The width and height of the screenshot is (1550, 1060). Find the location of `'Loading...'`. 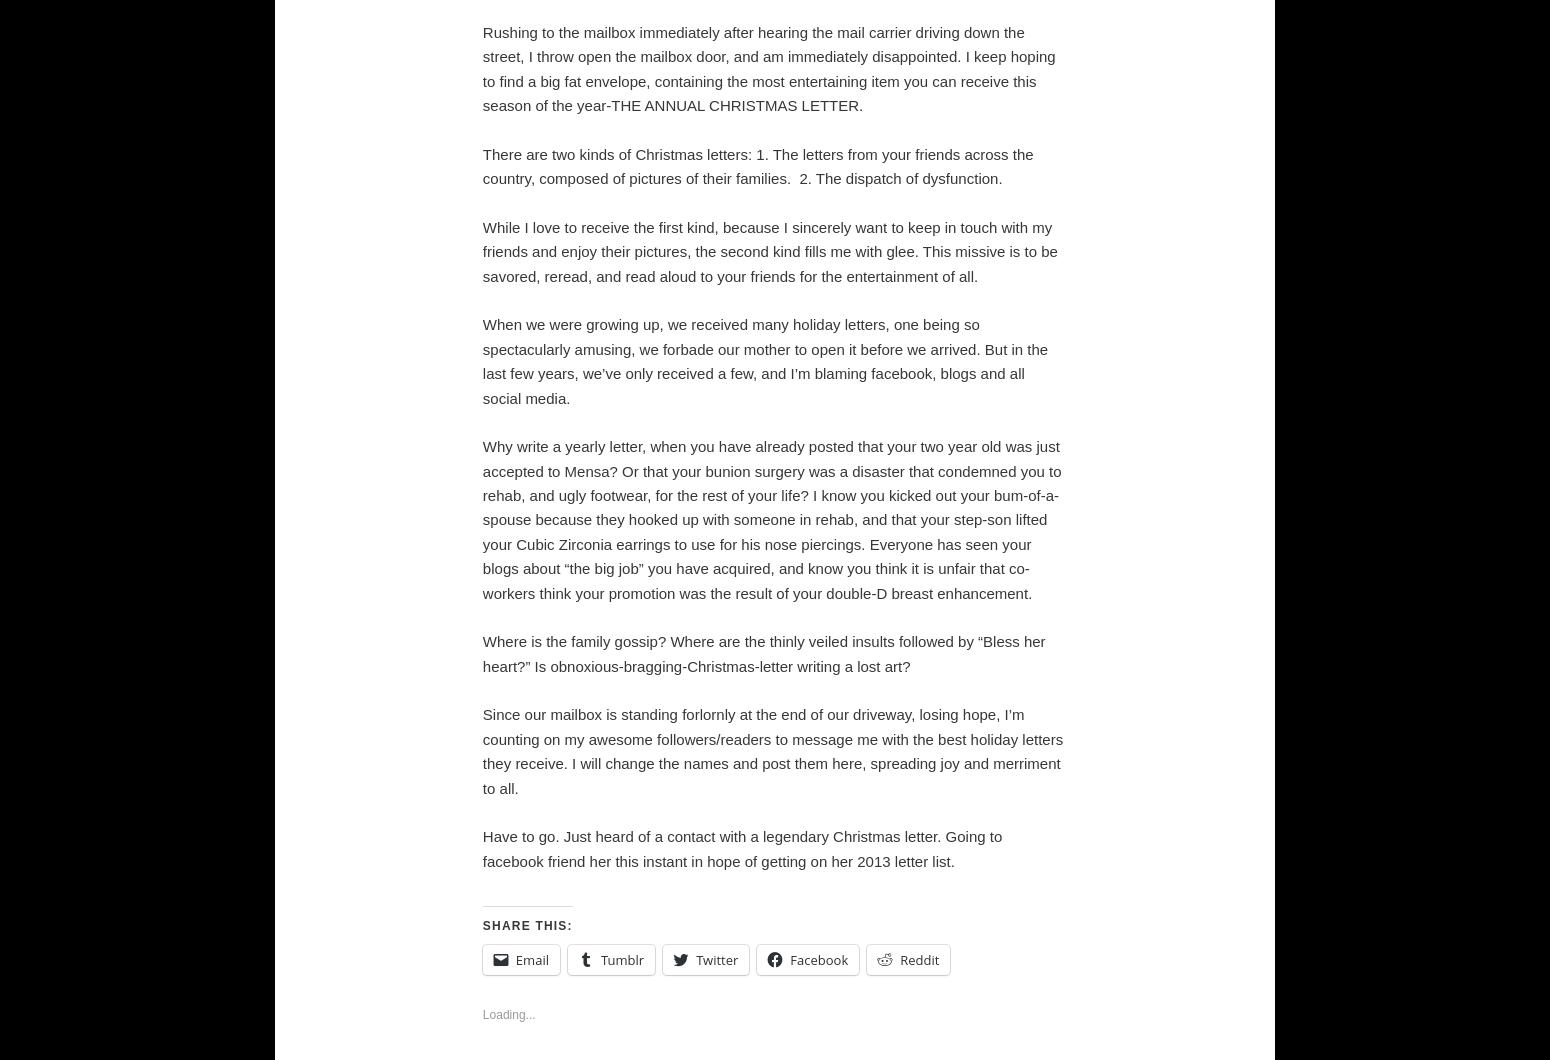

'Loading...' is located at coordinates (507, 1013).